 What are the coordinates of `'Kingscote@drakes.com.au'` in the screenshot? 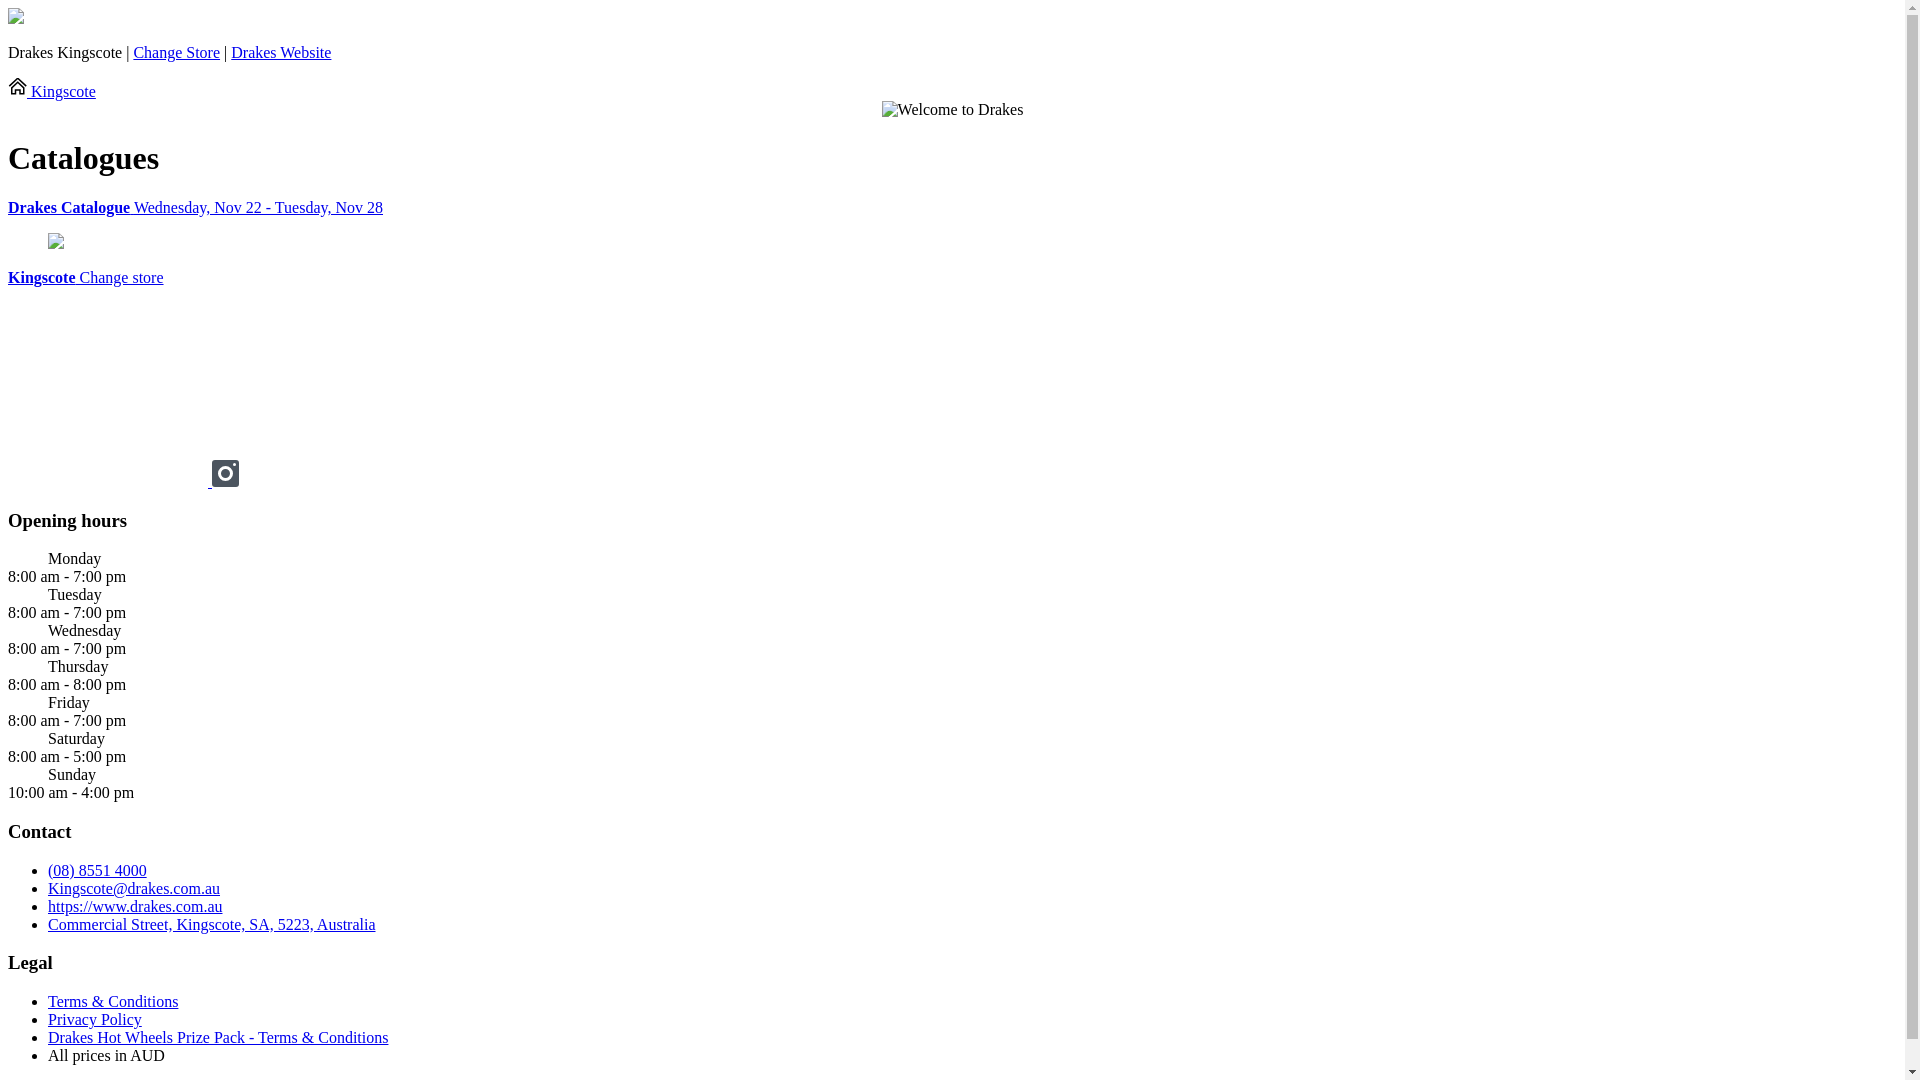 It's located at (133, 887).